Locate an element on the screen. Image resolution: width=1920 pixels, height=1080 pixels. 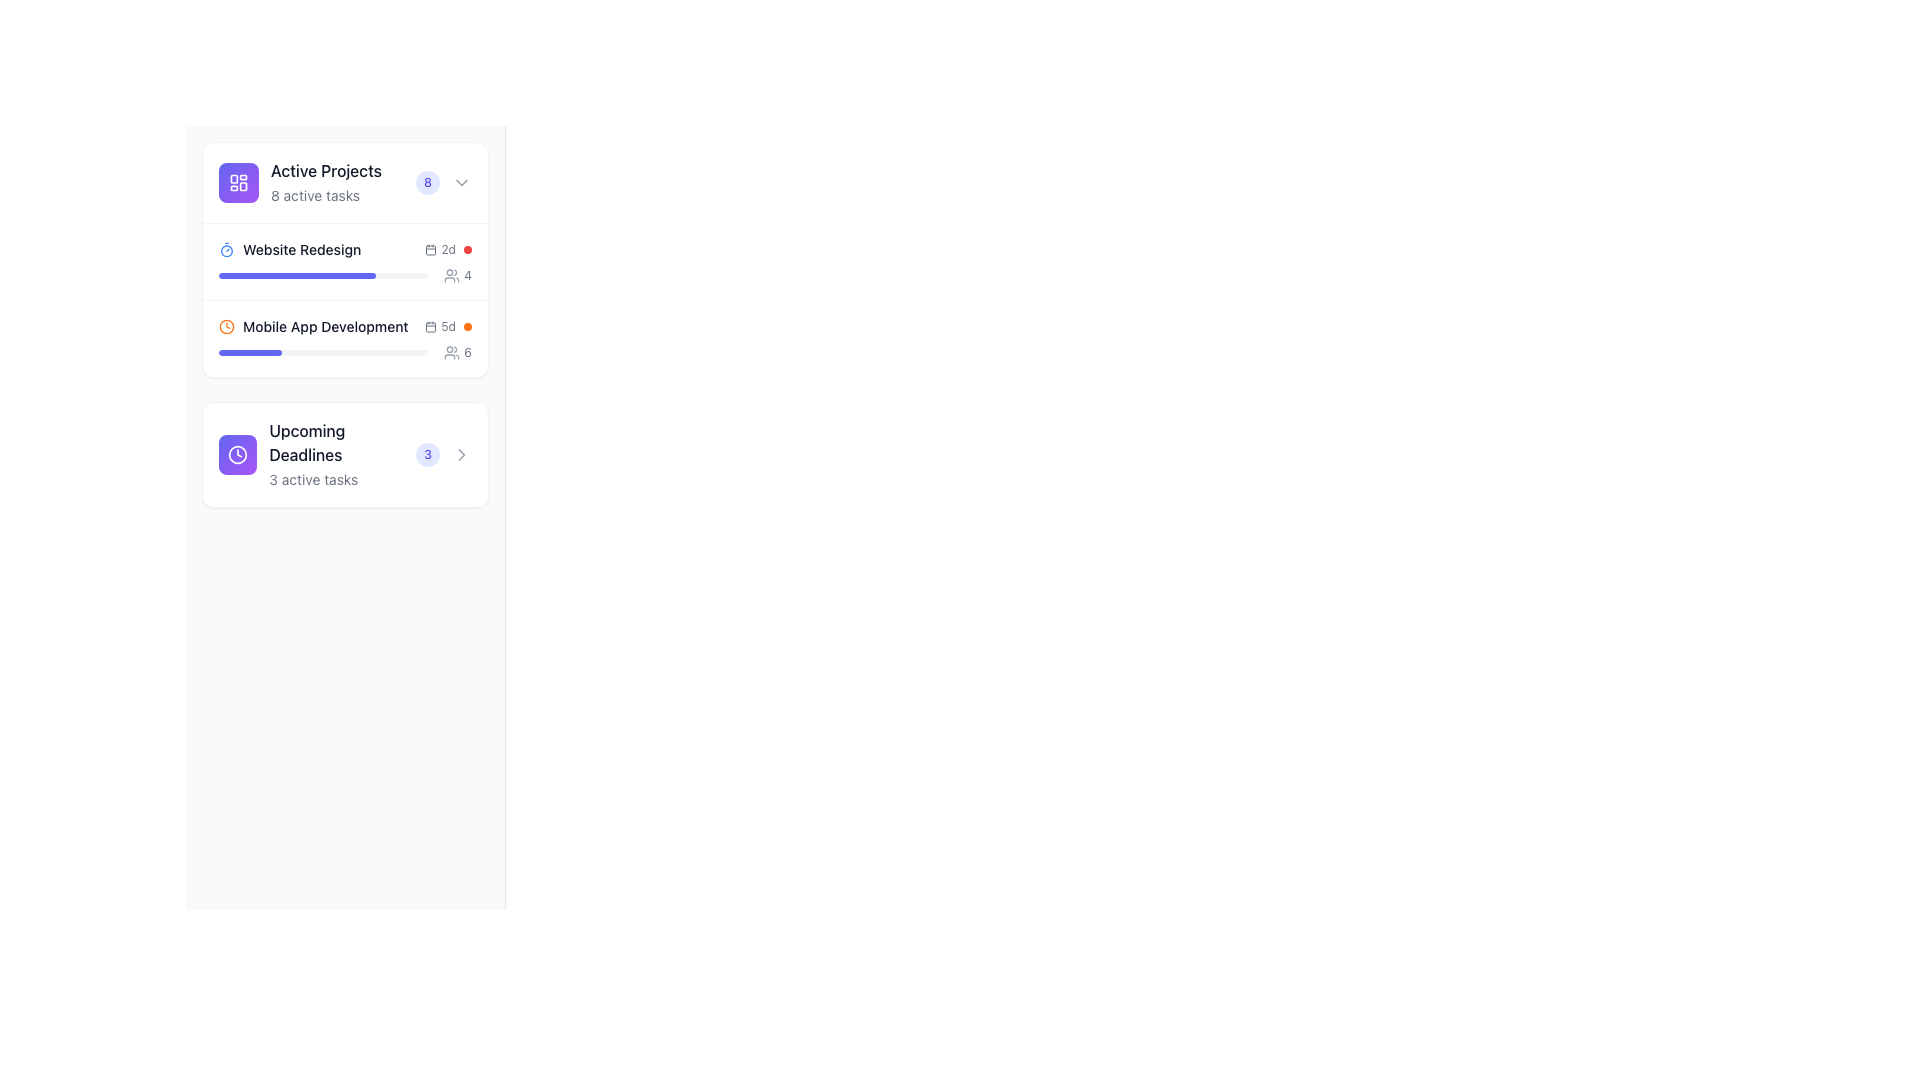
the gray icon depicting two human figures, located to the left of the text '6' in the 'Mobile App Development' task row is located at coordinates (451, 352).